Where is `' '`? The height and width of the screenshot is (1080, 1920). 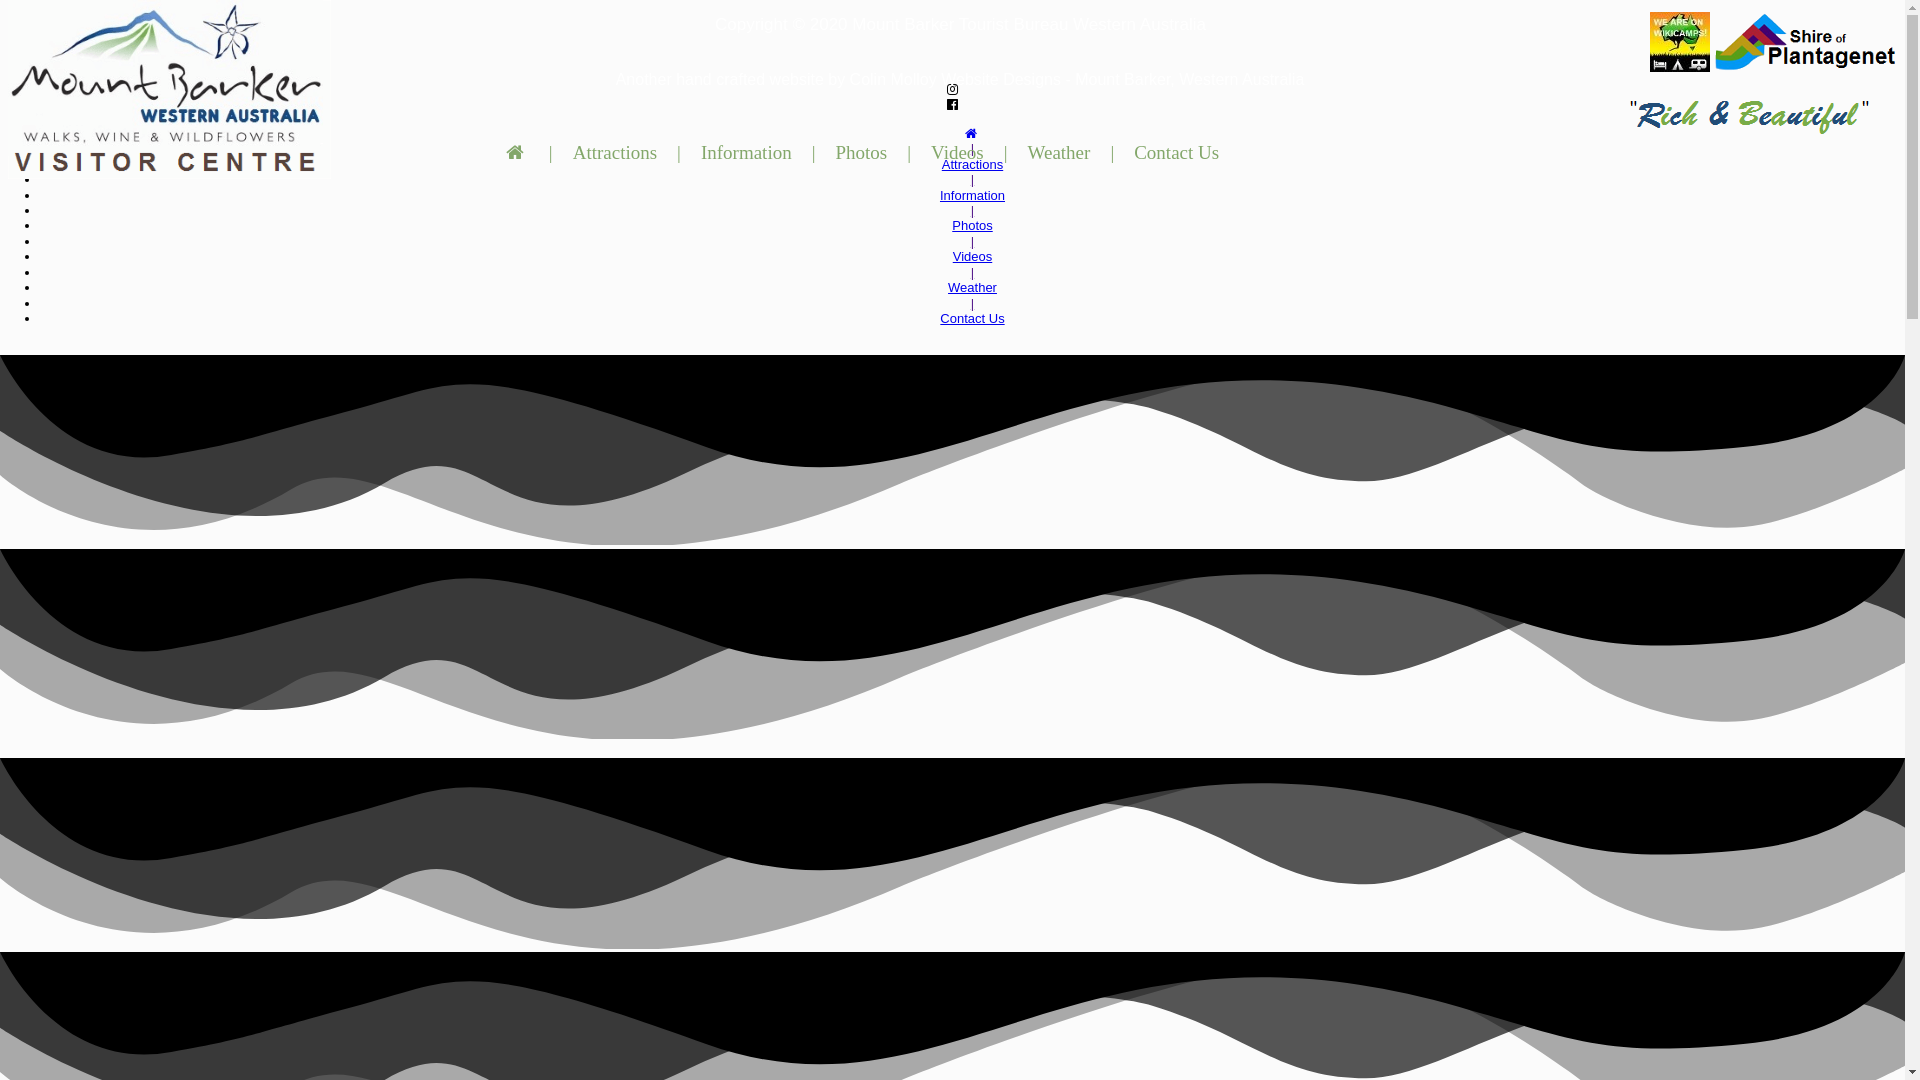
' ' is located at coordinates (972, 133).